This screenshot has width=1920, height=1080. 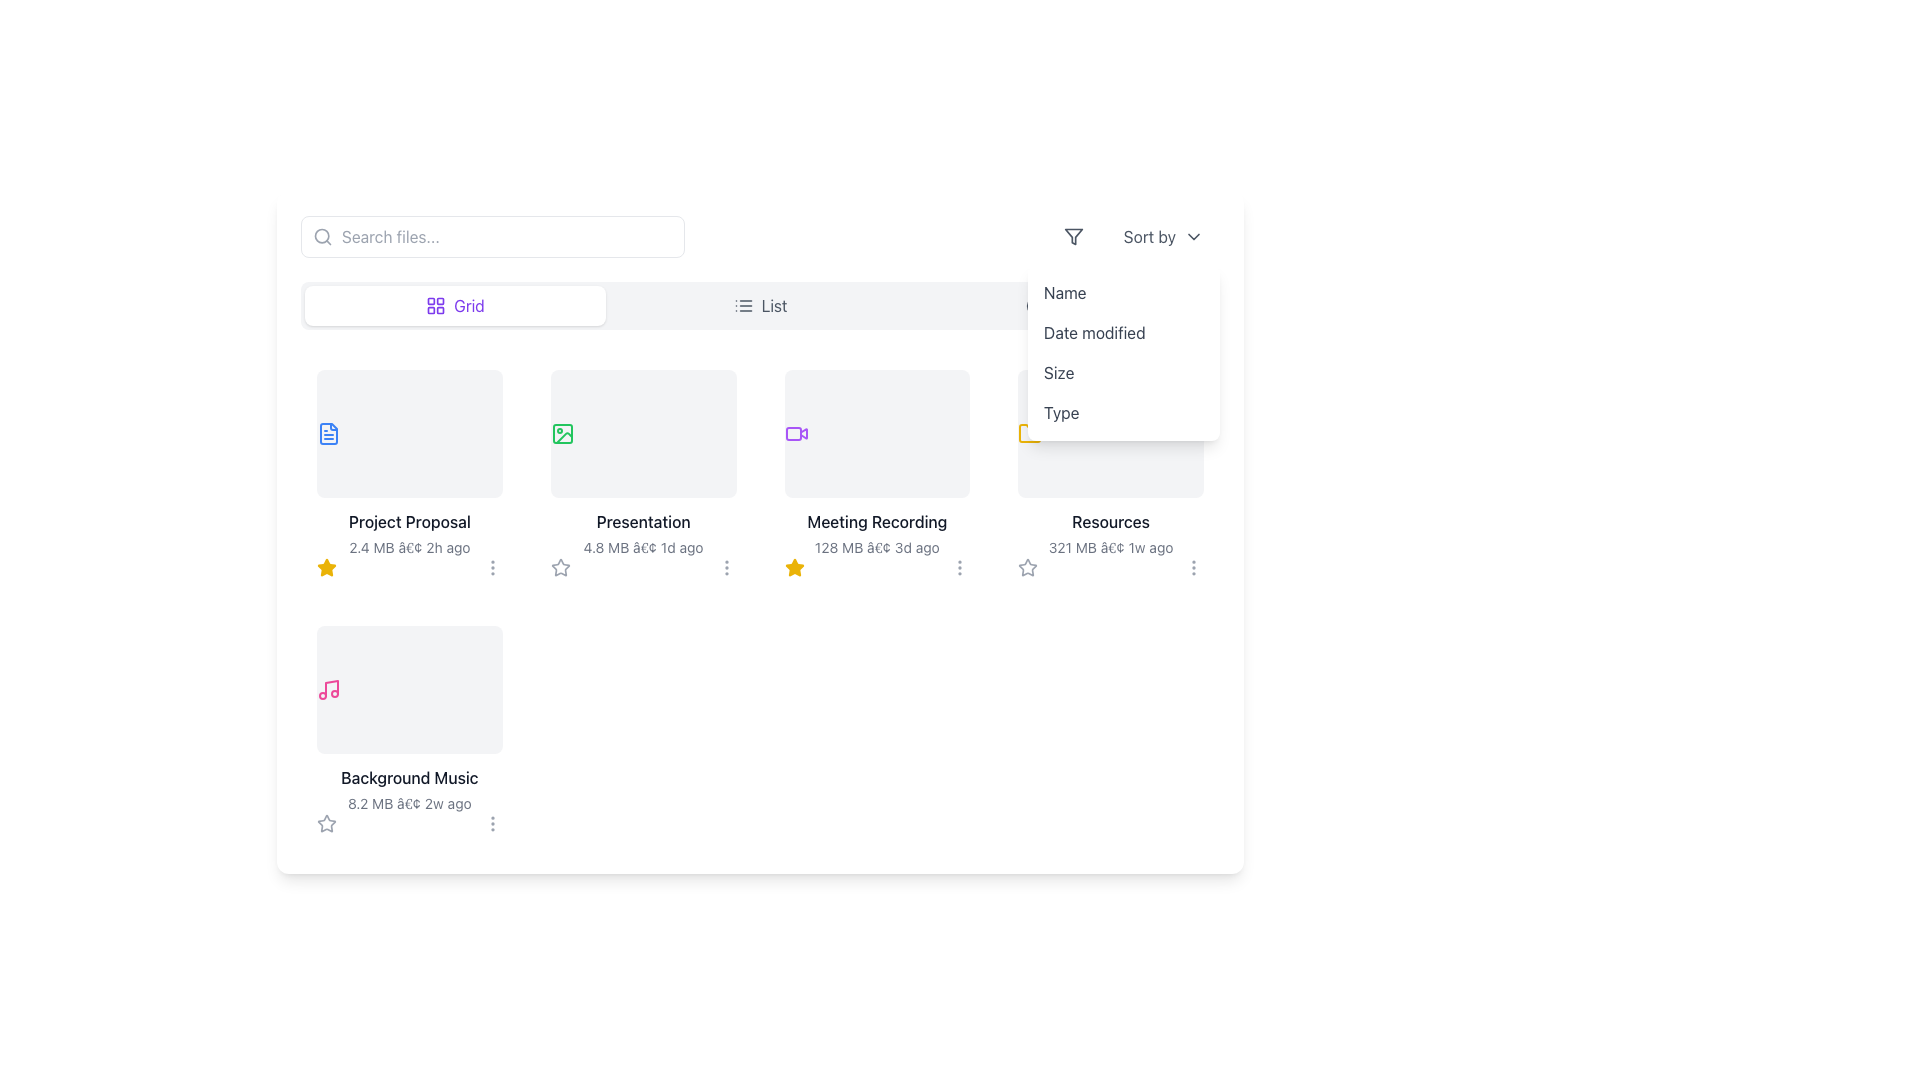 What do you see at coordinates (643, 474) in the screenshot?
I see `the 'Presentation' file card in the grid layout` at bounding box center [643, 474].